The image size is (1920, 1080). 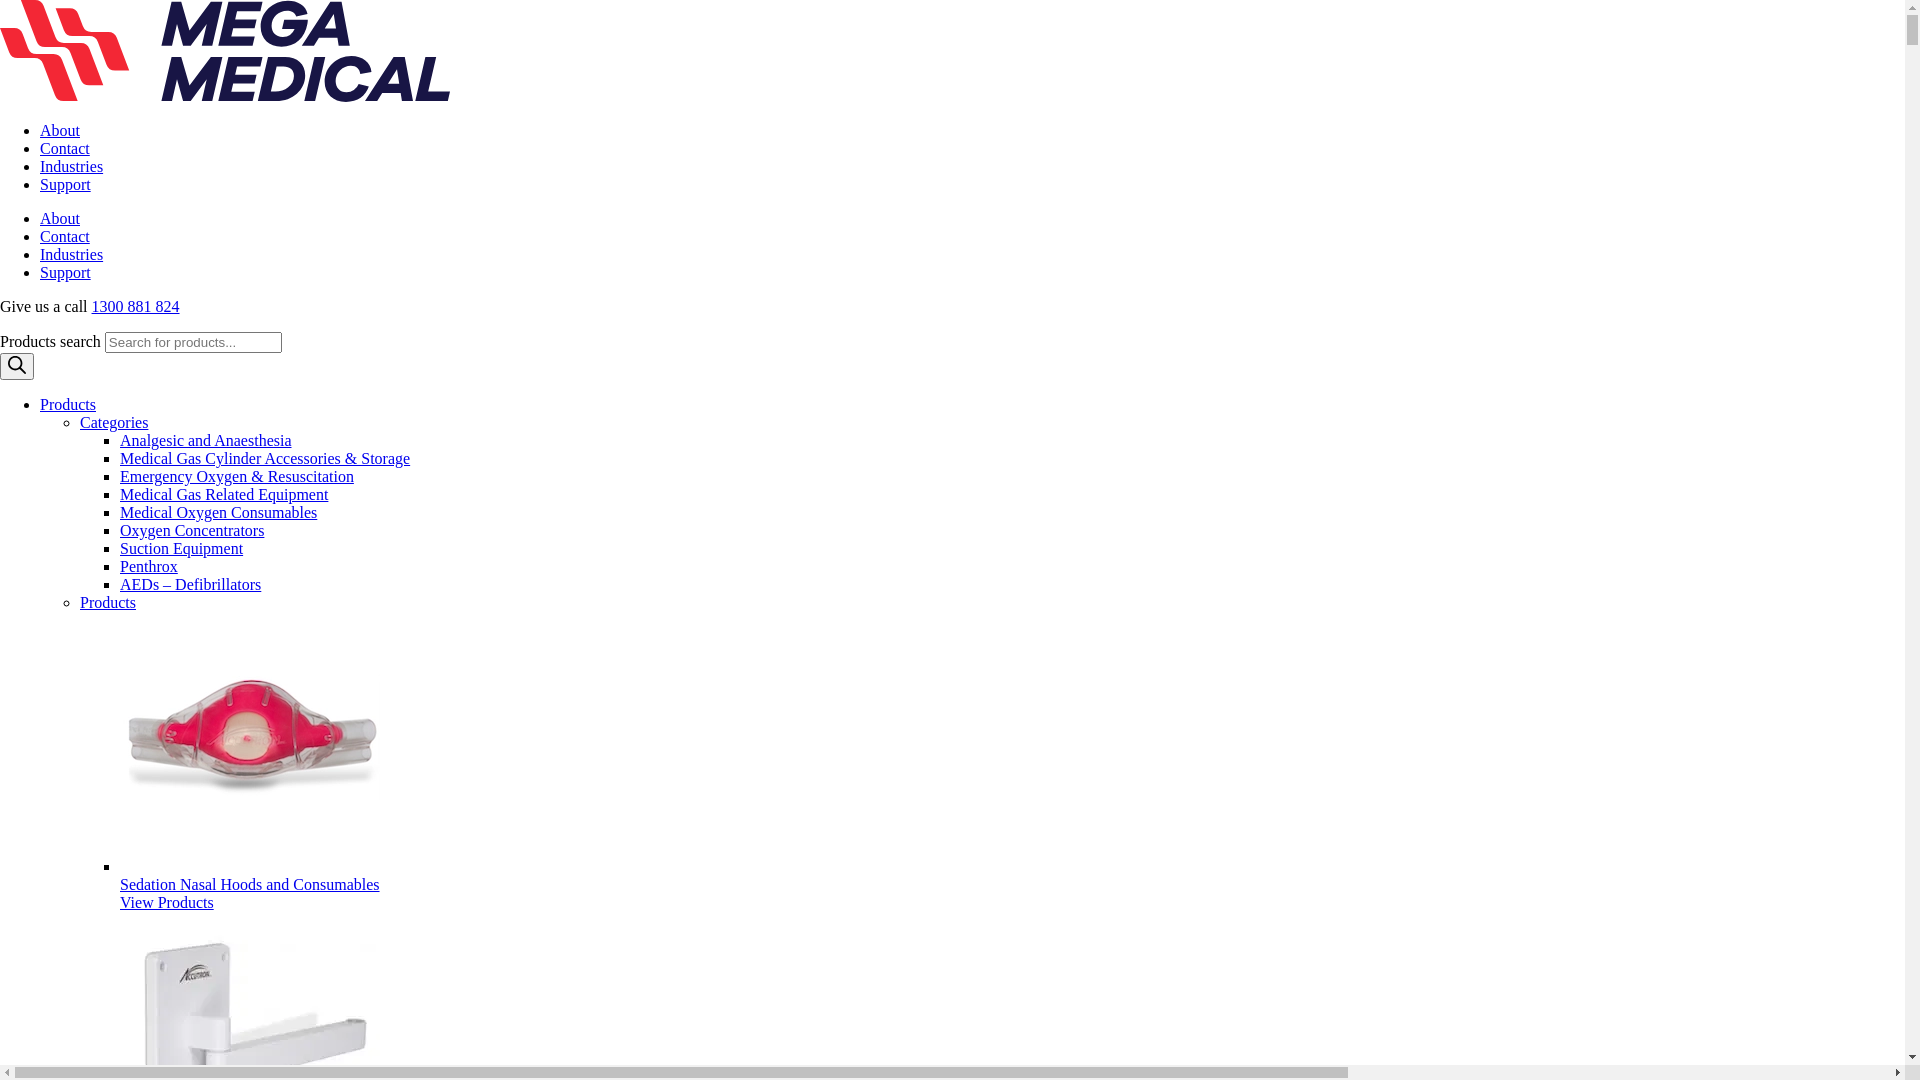 What do you see at coordinates (119, 529) in the screenshot?
I see `'Oxygen Concentrators'` at bounding box center [119, 529].